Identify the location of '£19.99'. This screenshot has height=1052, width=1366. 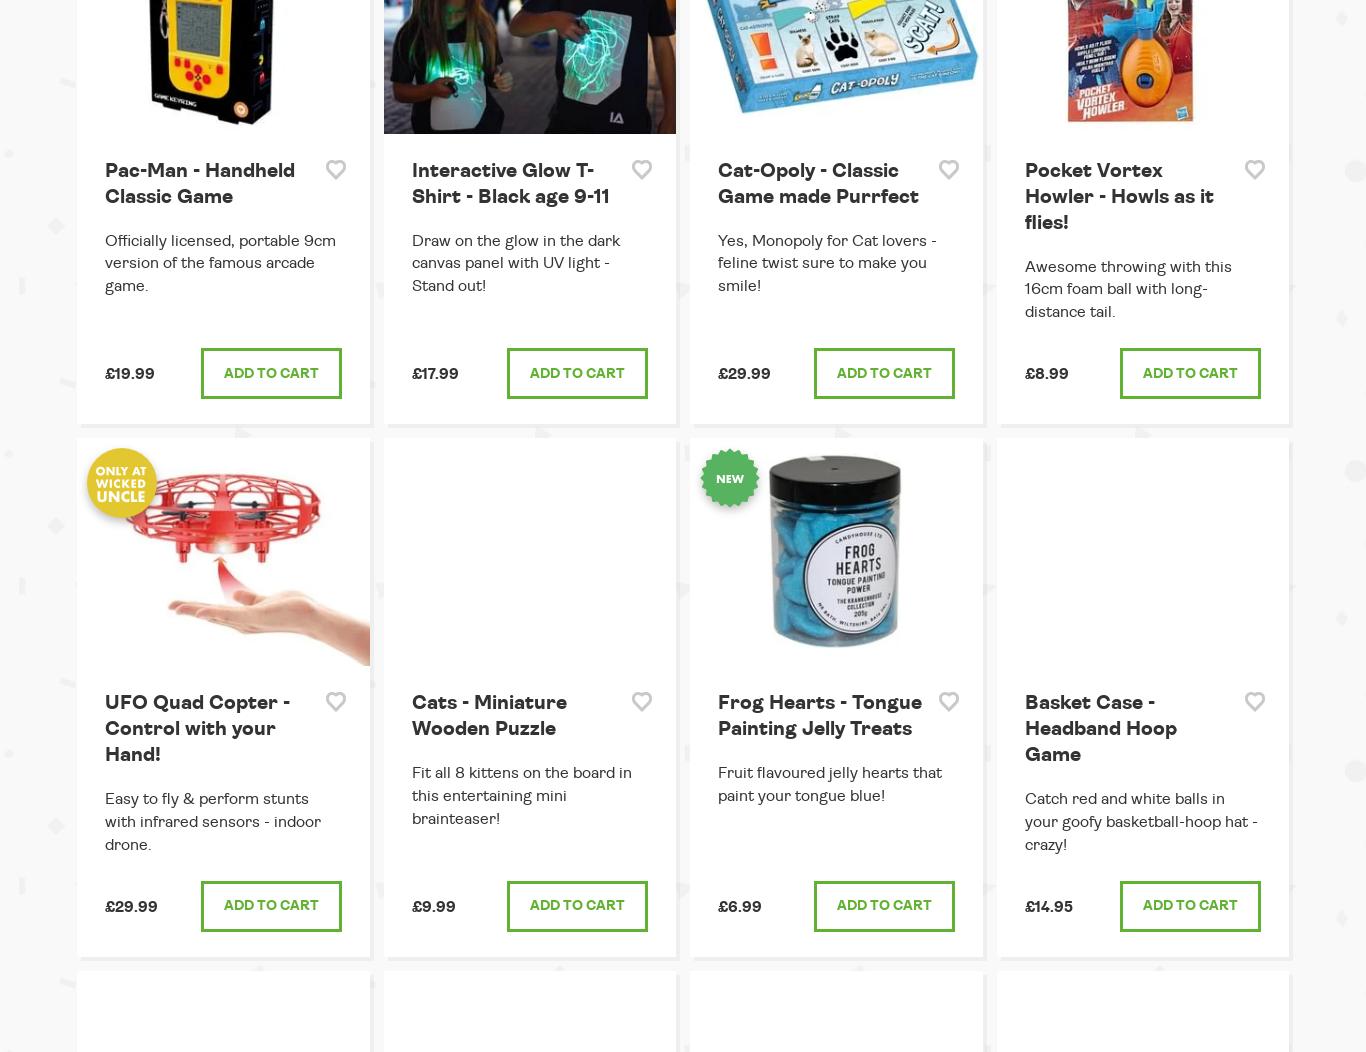
(129, 374).